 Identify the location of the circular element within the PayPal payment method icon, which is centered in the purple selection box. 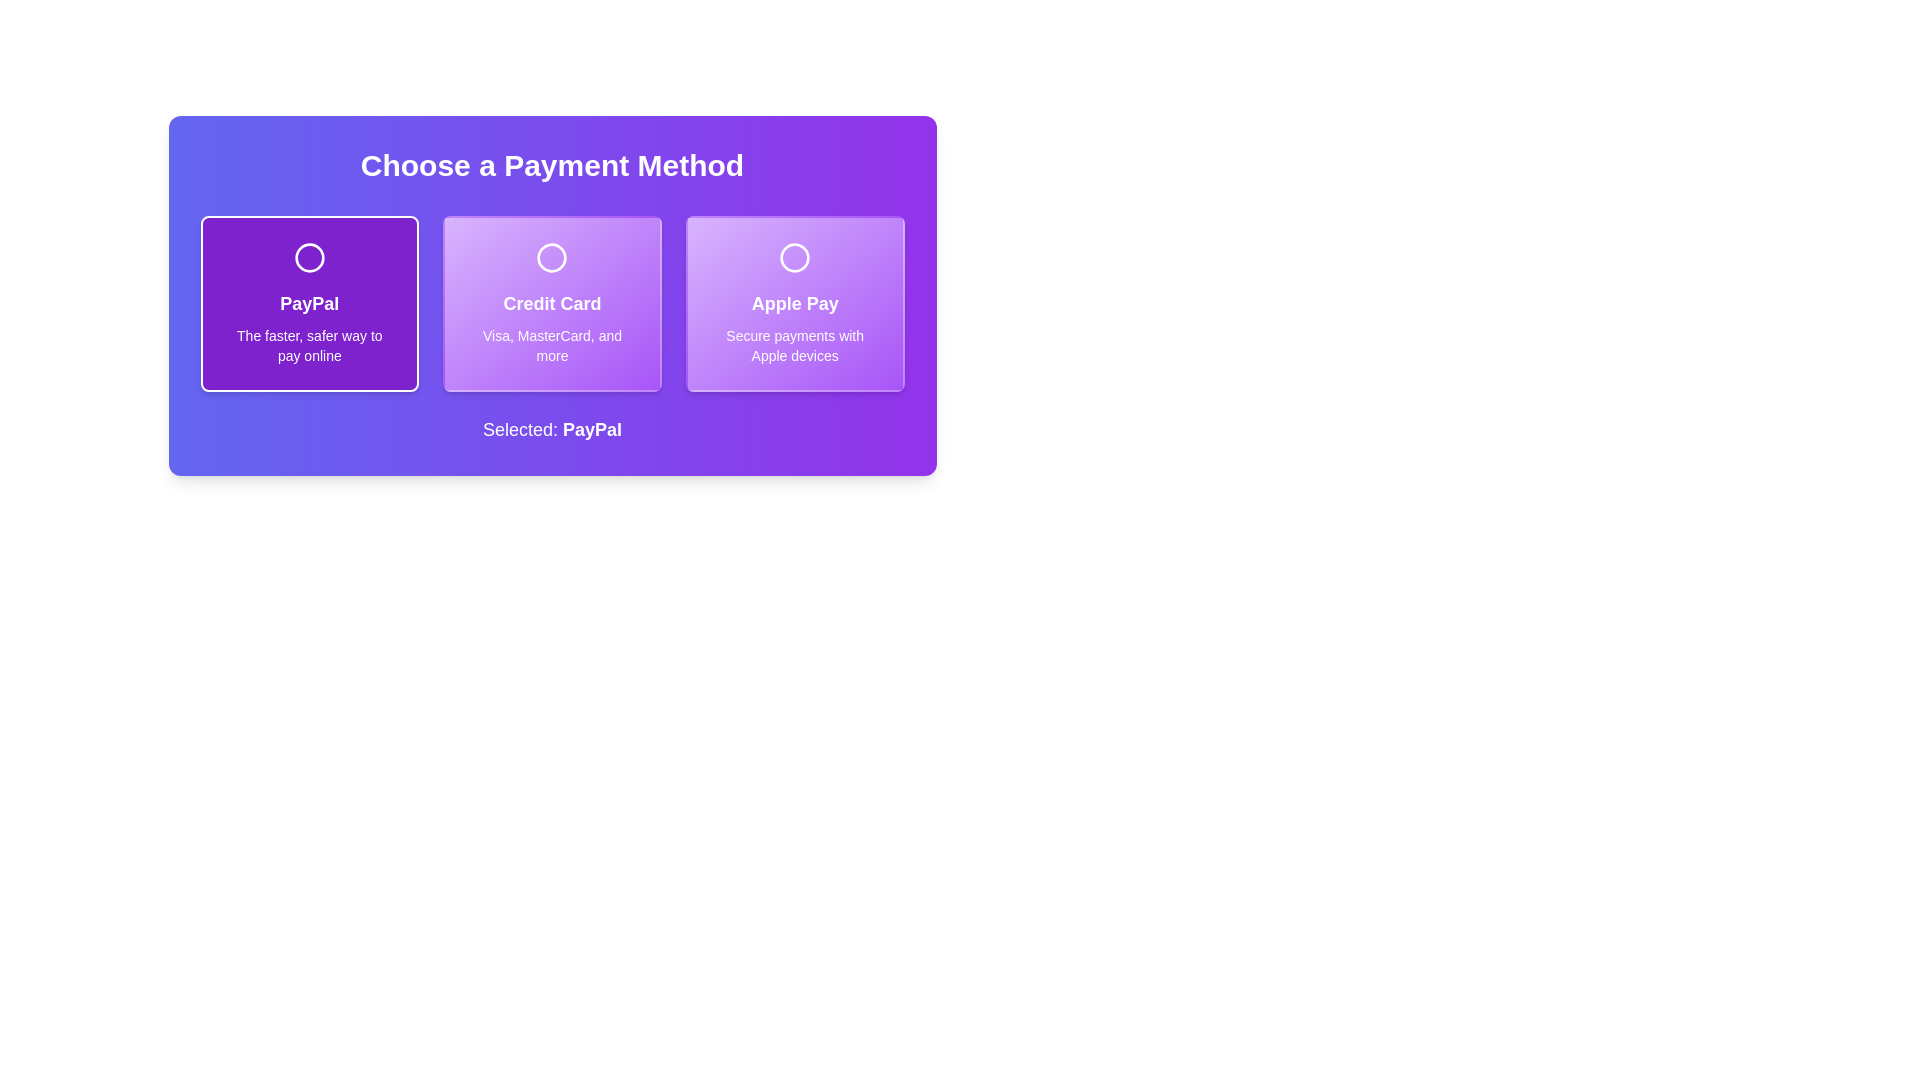
(308, 257).